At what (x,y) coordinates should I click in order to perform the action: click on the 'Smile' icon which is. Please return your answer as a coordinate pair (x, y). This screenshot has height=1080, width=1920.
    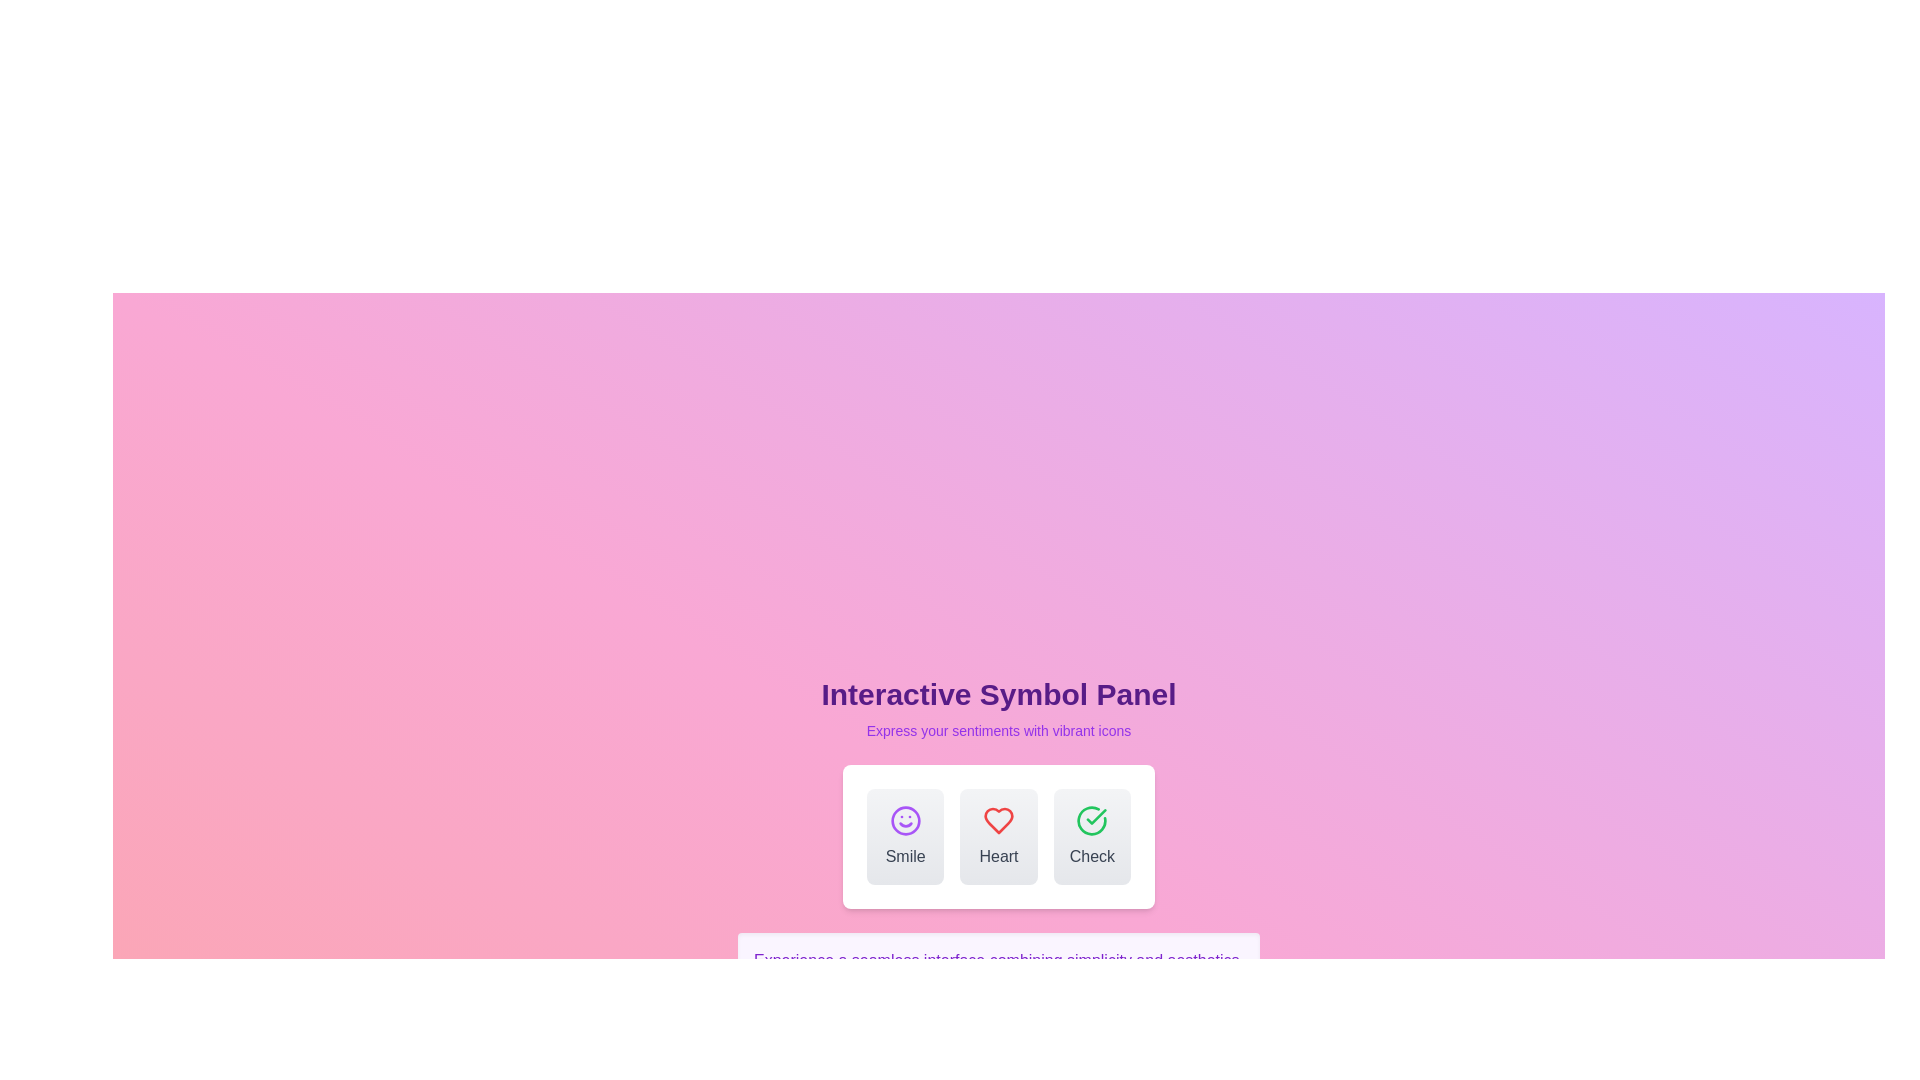
    Looking at the image, I should click on (904, 821).